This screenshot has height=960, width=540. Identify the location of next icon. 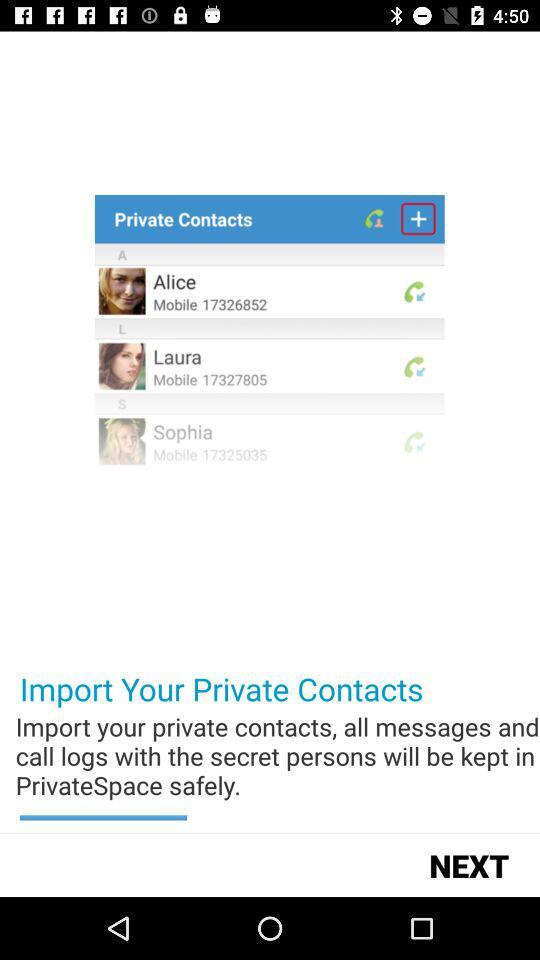
(469, 864).